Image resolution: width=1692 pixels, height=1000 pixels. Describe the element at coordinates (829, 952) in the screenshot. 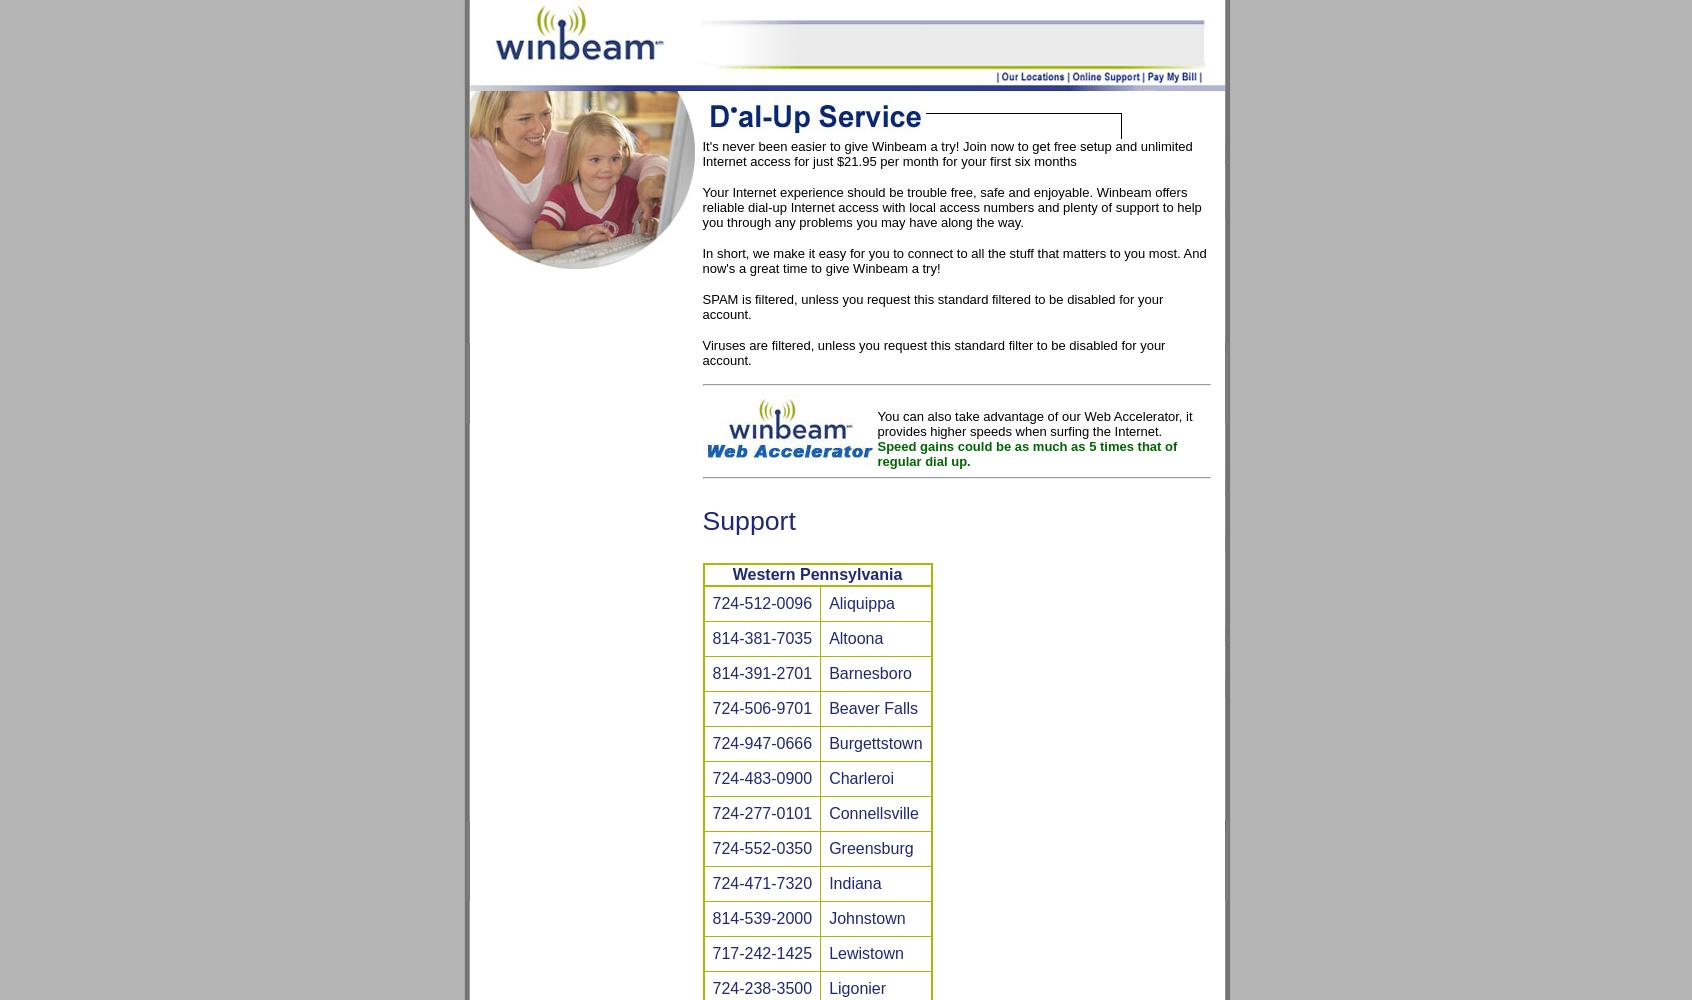

I see `'Lewistown'` at that location.